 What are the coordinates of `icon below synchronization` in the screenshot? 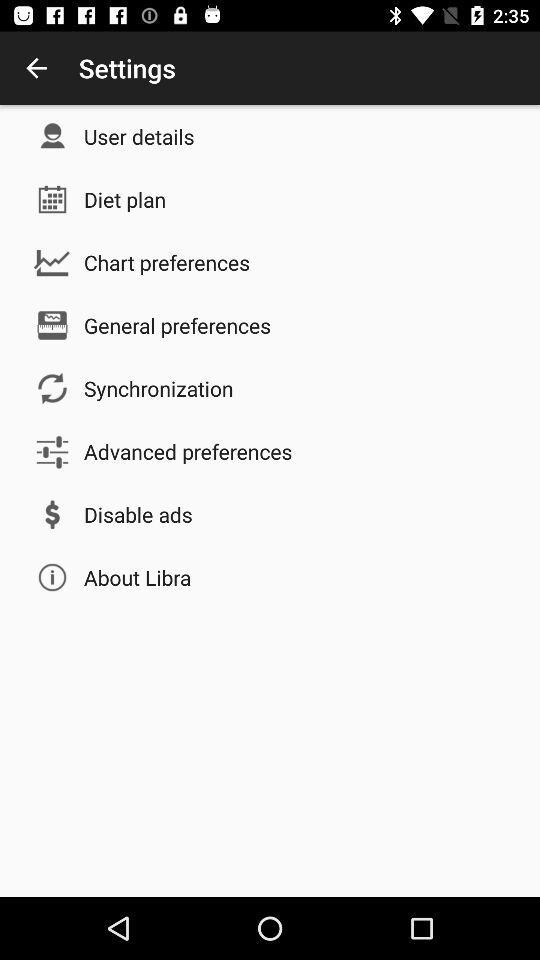 It's located at (188, 451).